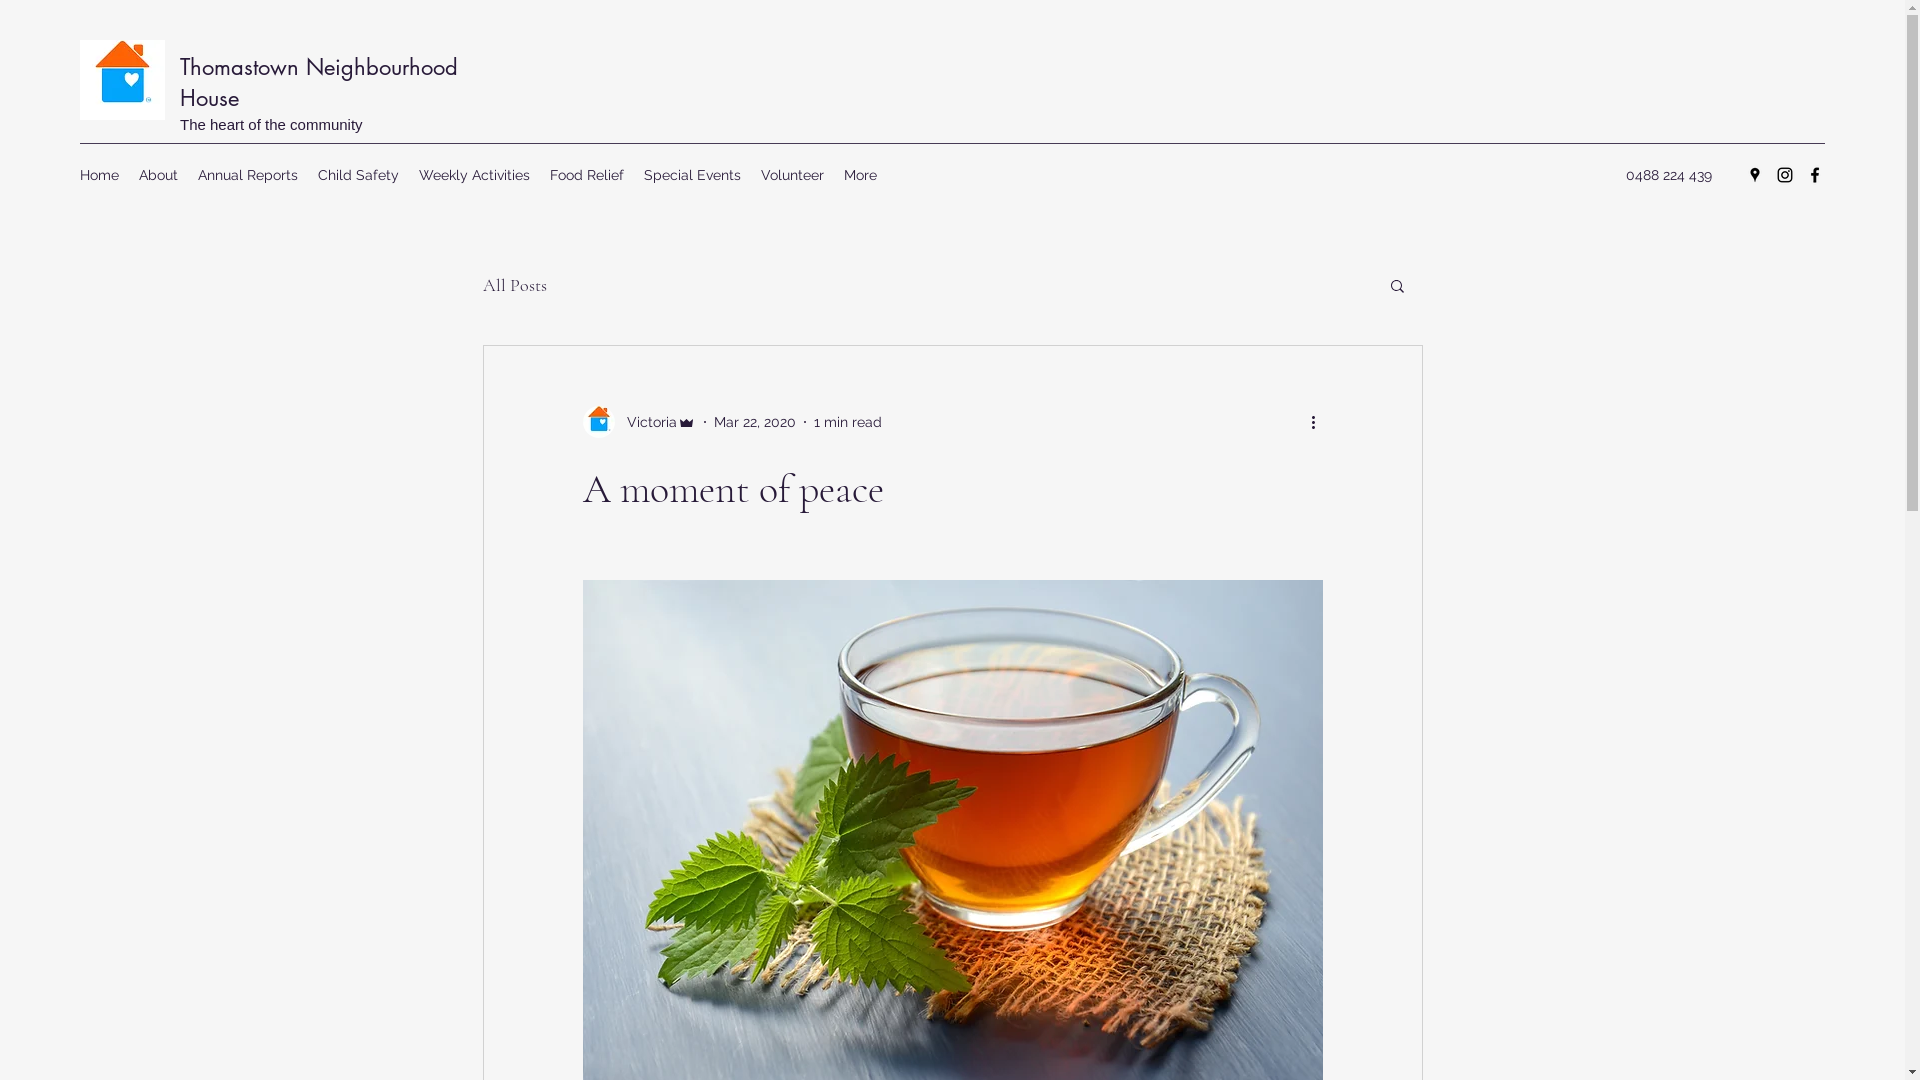 The height and width of the screenshot is (1080, 1920). I want to click on 'Home', so click(98, 173).